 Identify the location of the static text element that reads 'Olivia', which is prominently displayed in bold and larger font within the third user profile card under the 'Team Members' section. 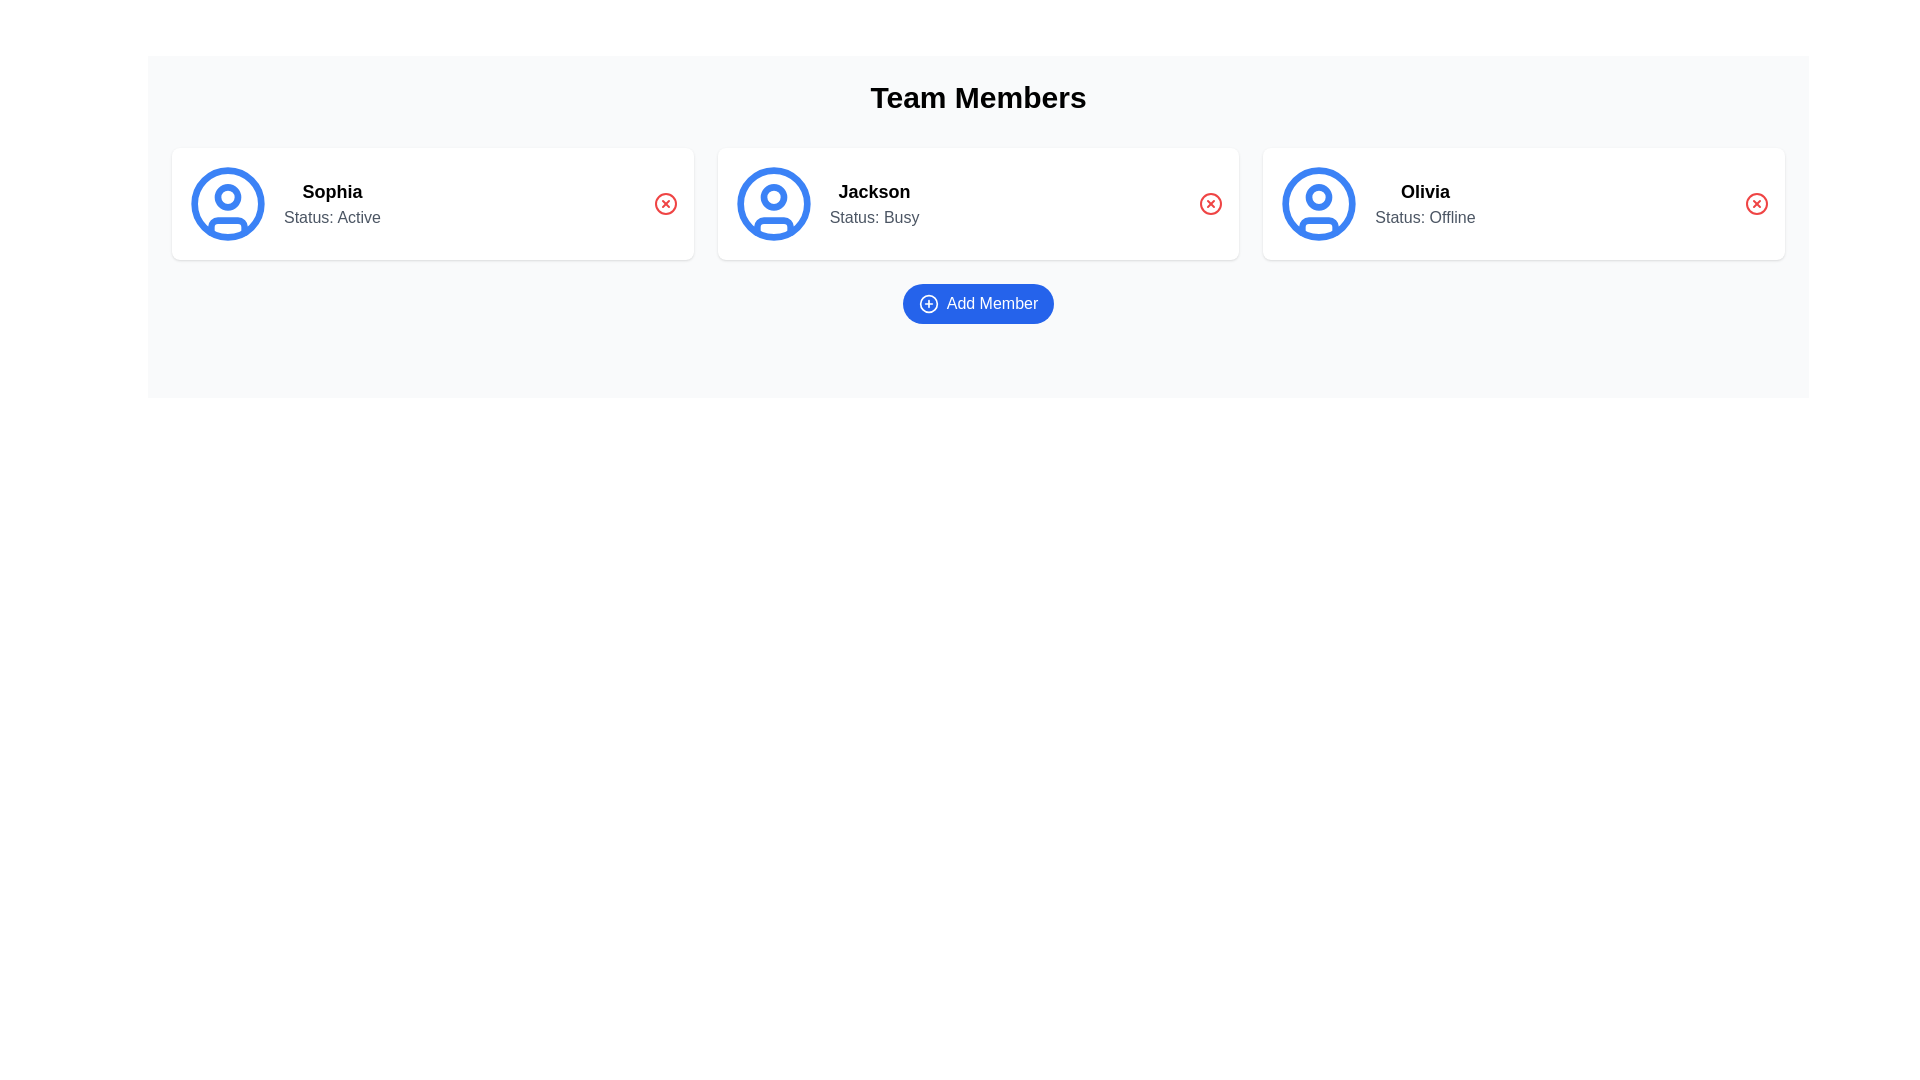
(1424, 192).